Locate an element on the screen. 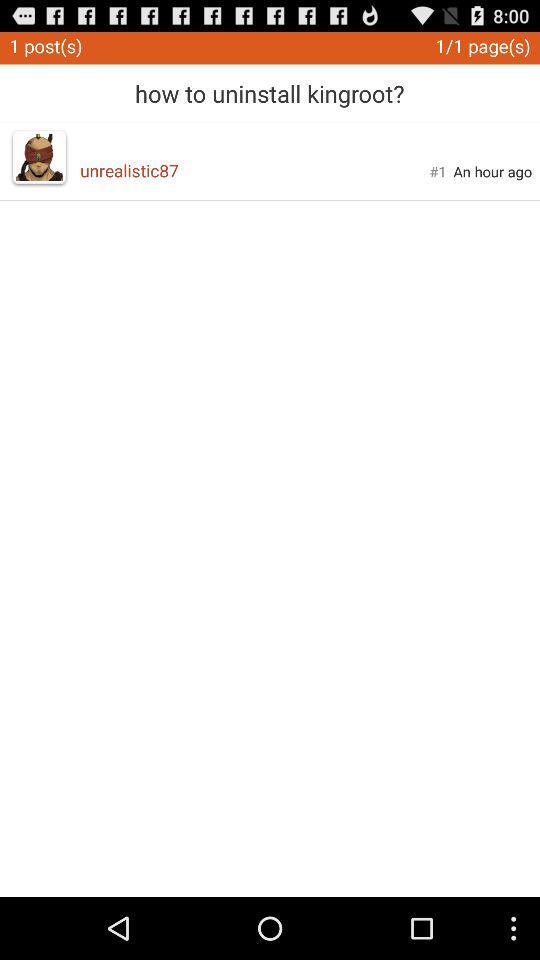  the icon to the left of unrealistic87 app is located at coordinates (39, 156).